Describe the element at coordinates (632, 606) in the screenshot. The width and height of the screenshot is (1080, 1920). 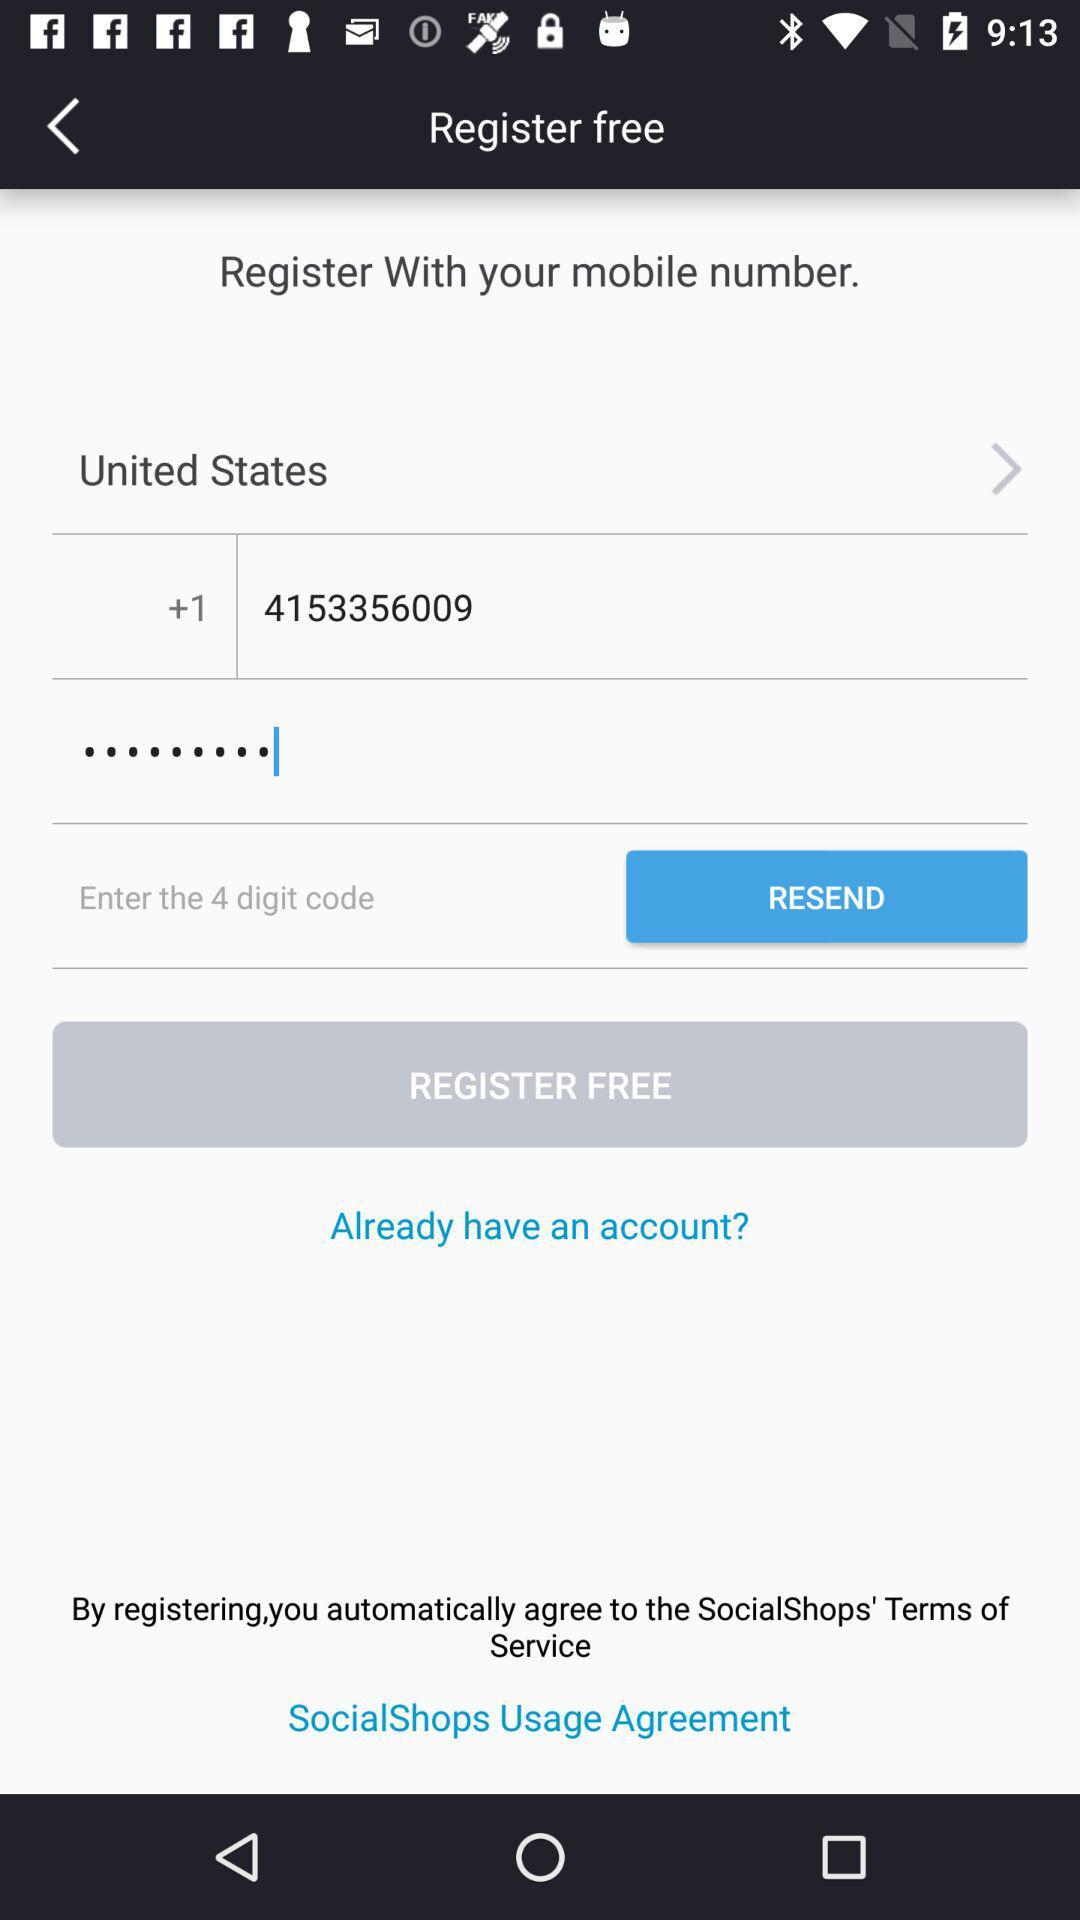
I see `the 4153356009` at that location.